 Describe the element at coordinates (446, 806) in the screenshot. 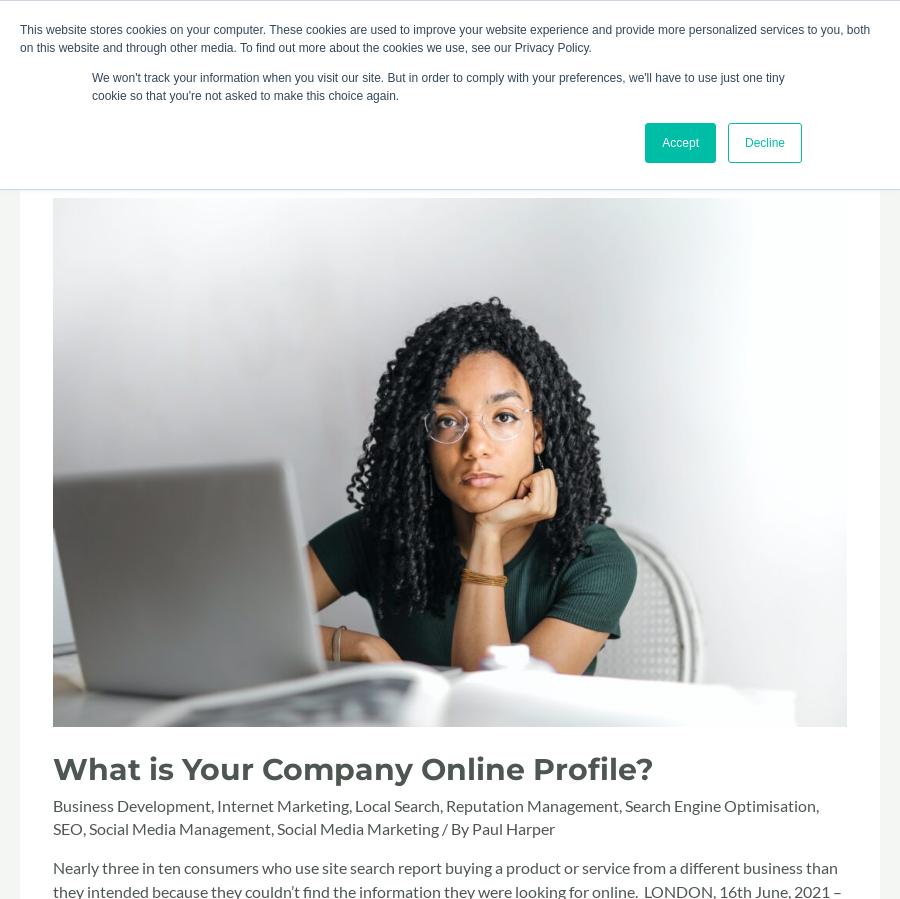

I see `'Reputation Management'` at that location.